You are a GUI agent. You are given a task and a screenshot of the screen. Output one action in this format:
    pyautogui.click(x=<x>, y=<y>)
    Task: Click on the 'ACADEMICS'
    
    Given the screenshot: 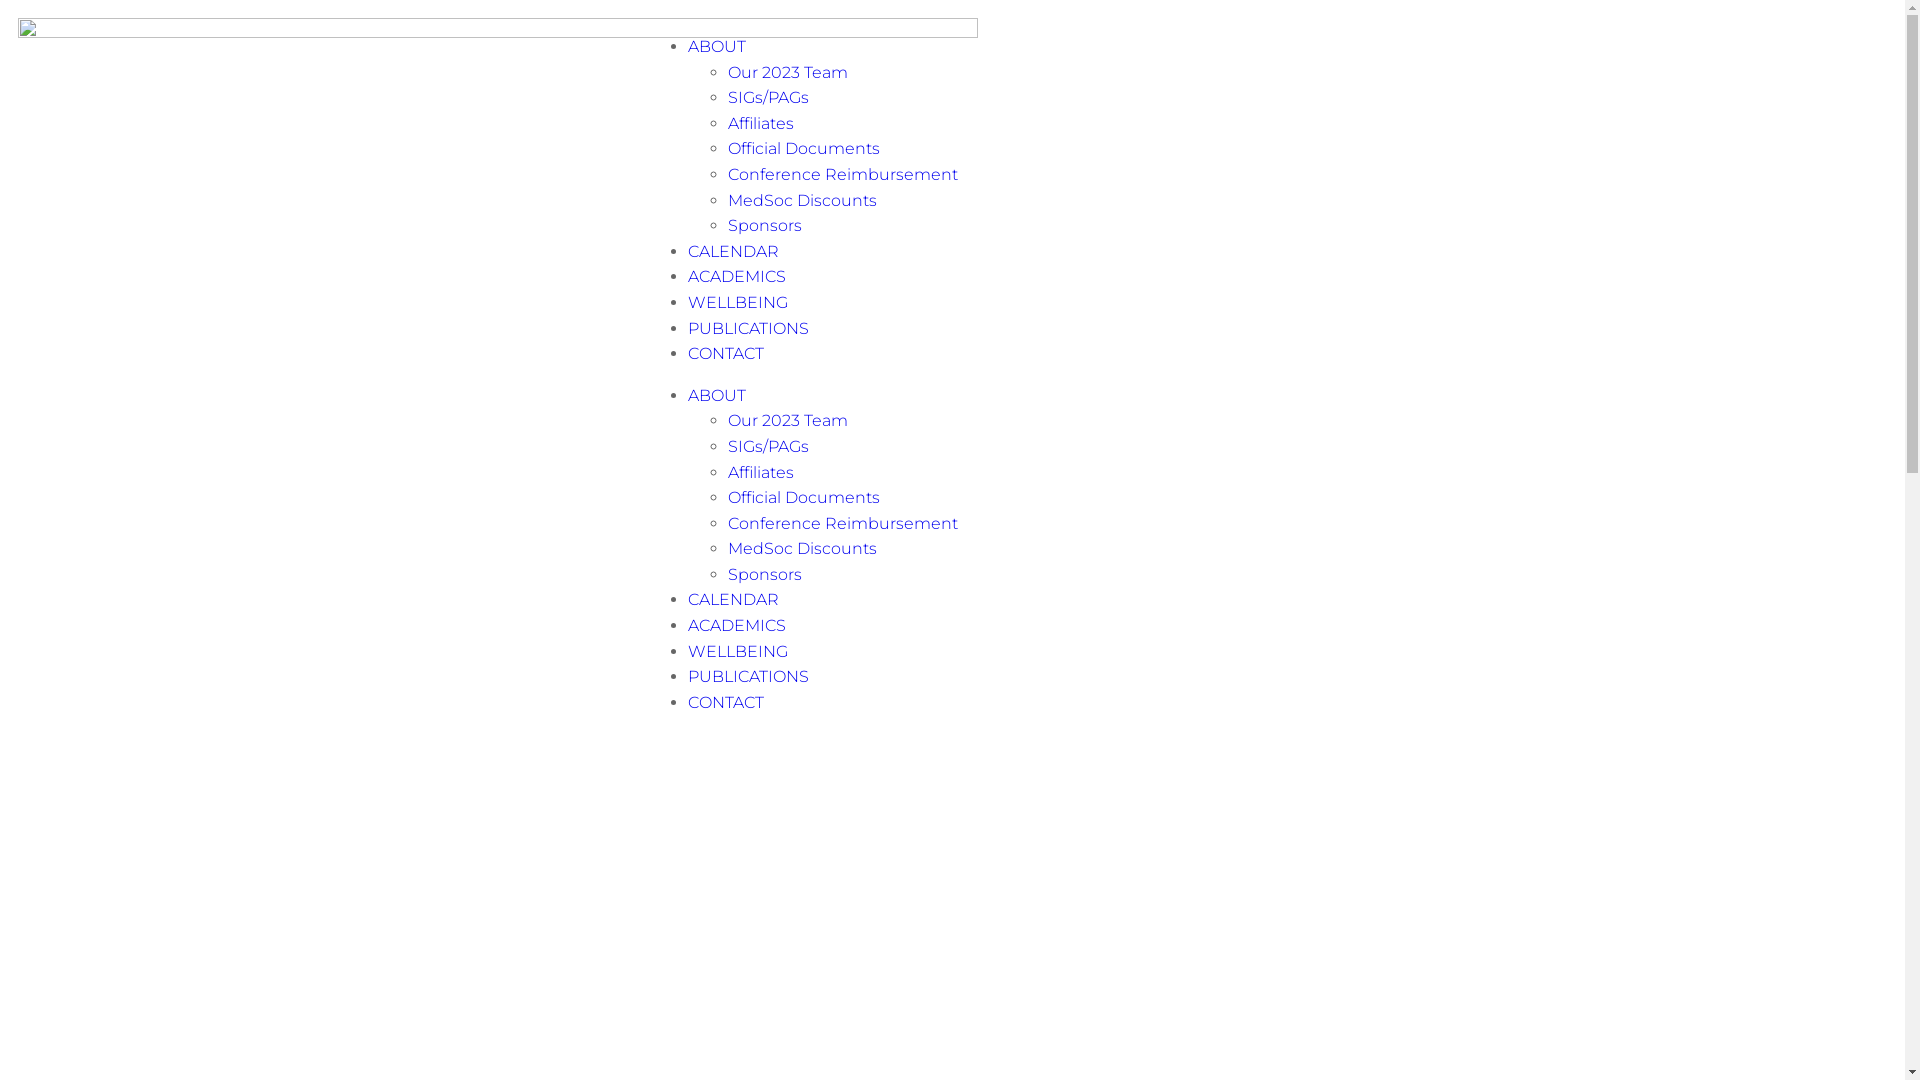 What is the action you would take?
    pyautogui.click(x=736, y=276)
    